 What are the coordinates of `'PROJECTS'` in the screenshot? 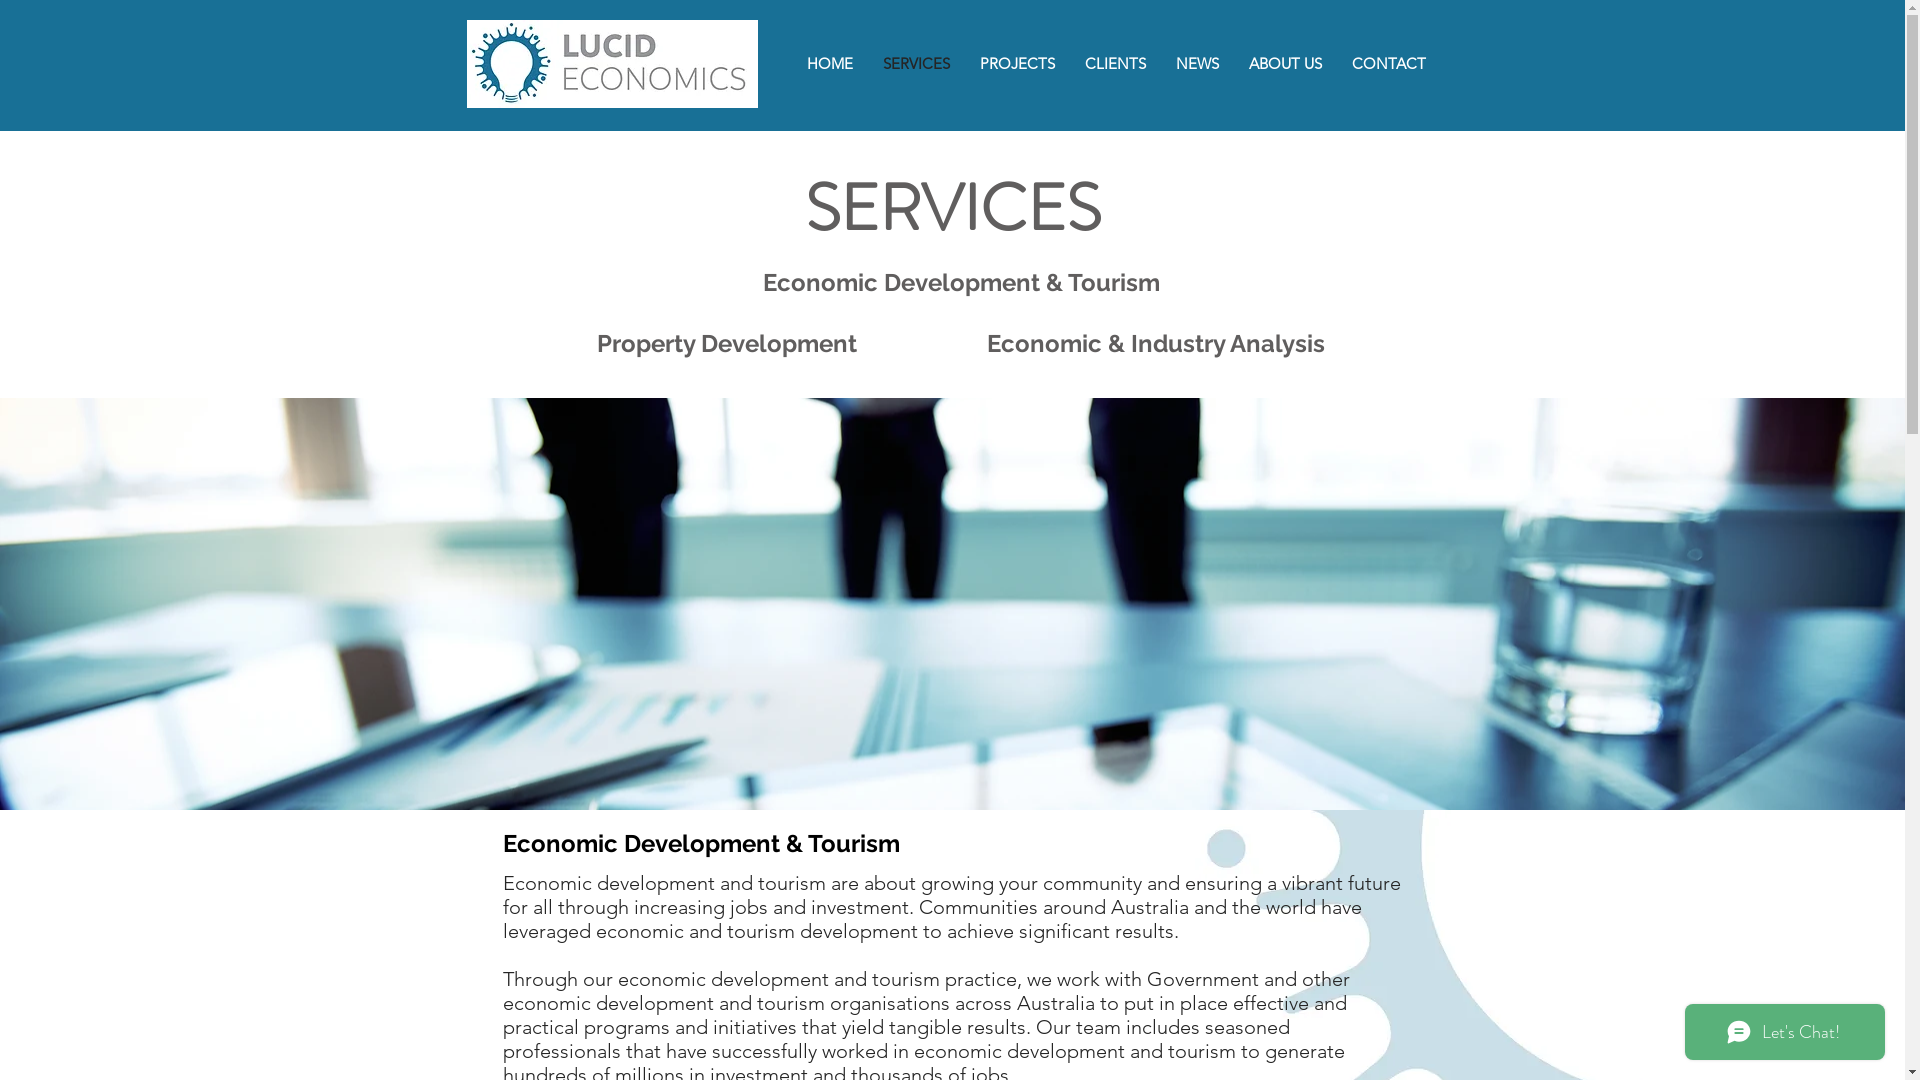 It's located at (1016, 62).